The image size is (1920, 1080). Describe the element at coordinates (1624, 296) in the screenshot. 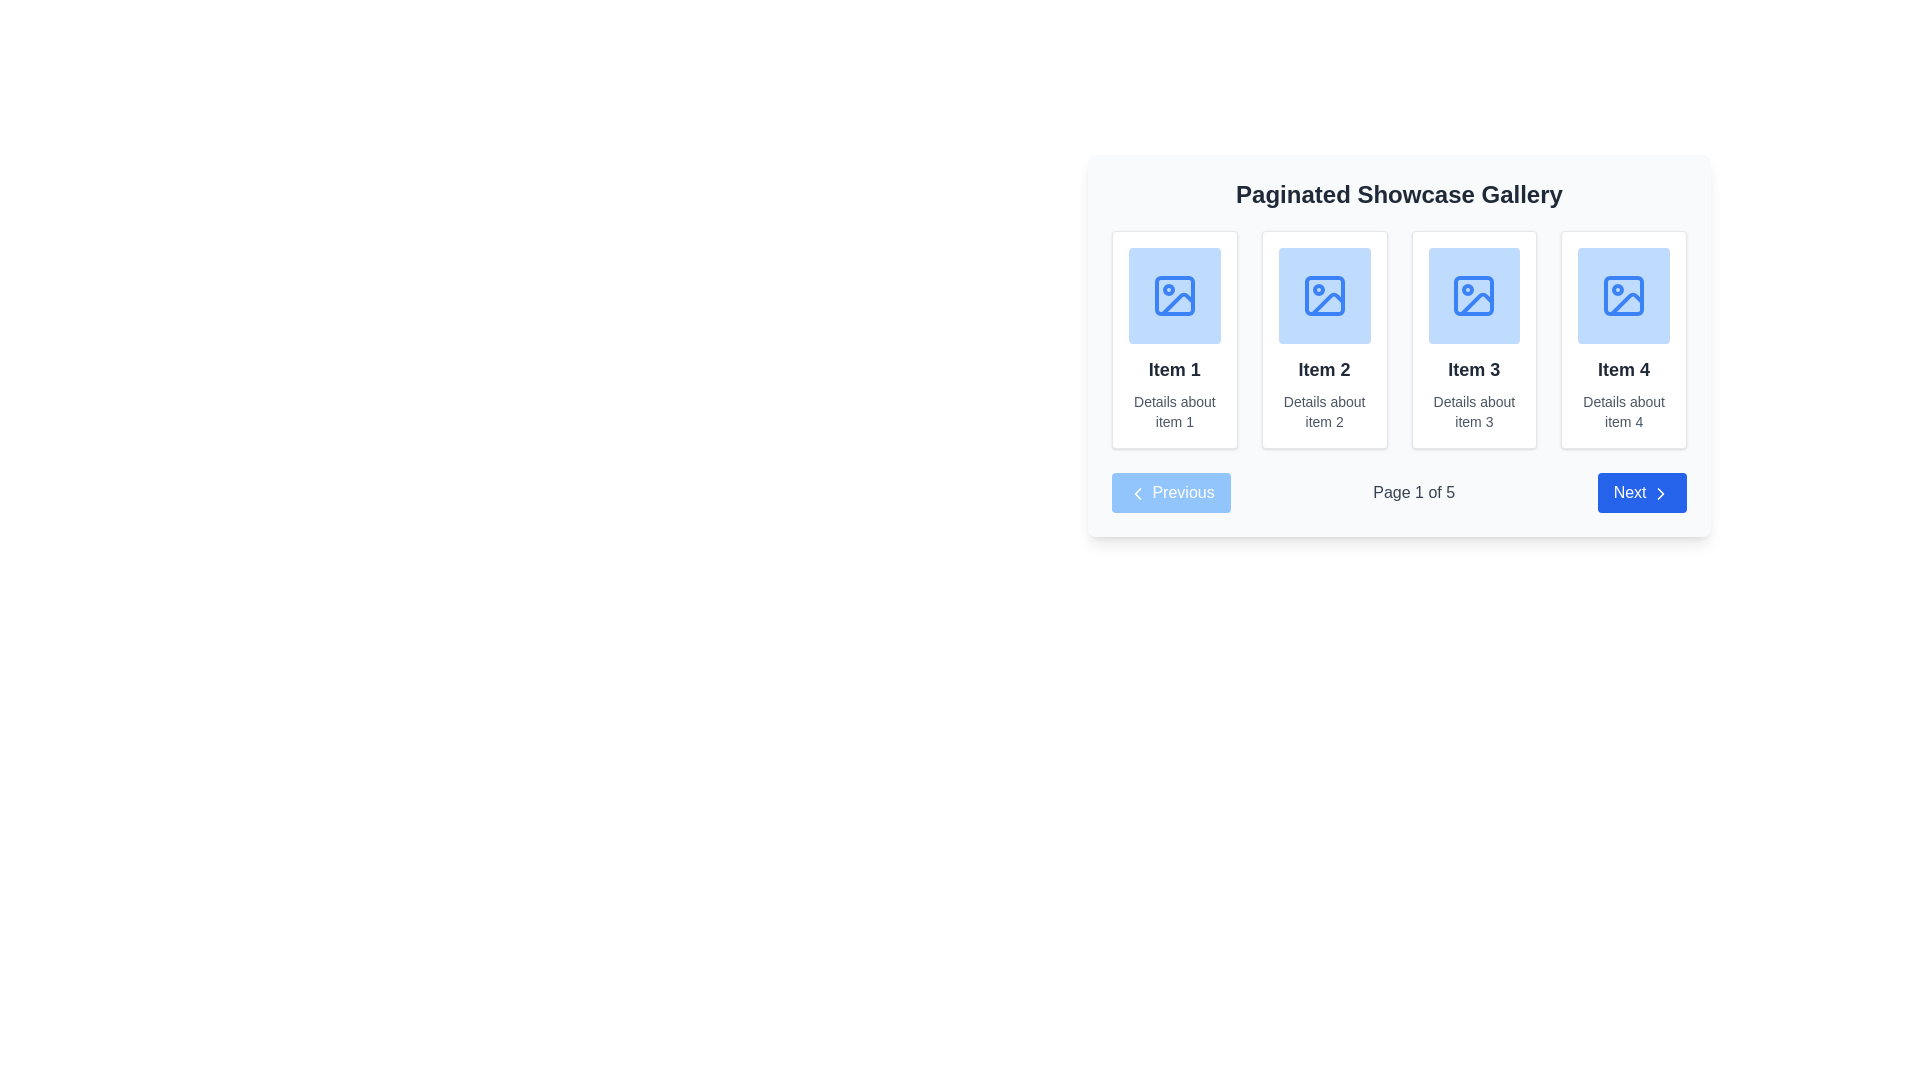

I see `the mountain and sun icon within the fourth card titled 'Item 4' in the 'Paginated Showcase Gallery' interface` at that location.